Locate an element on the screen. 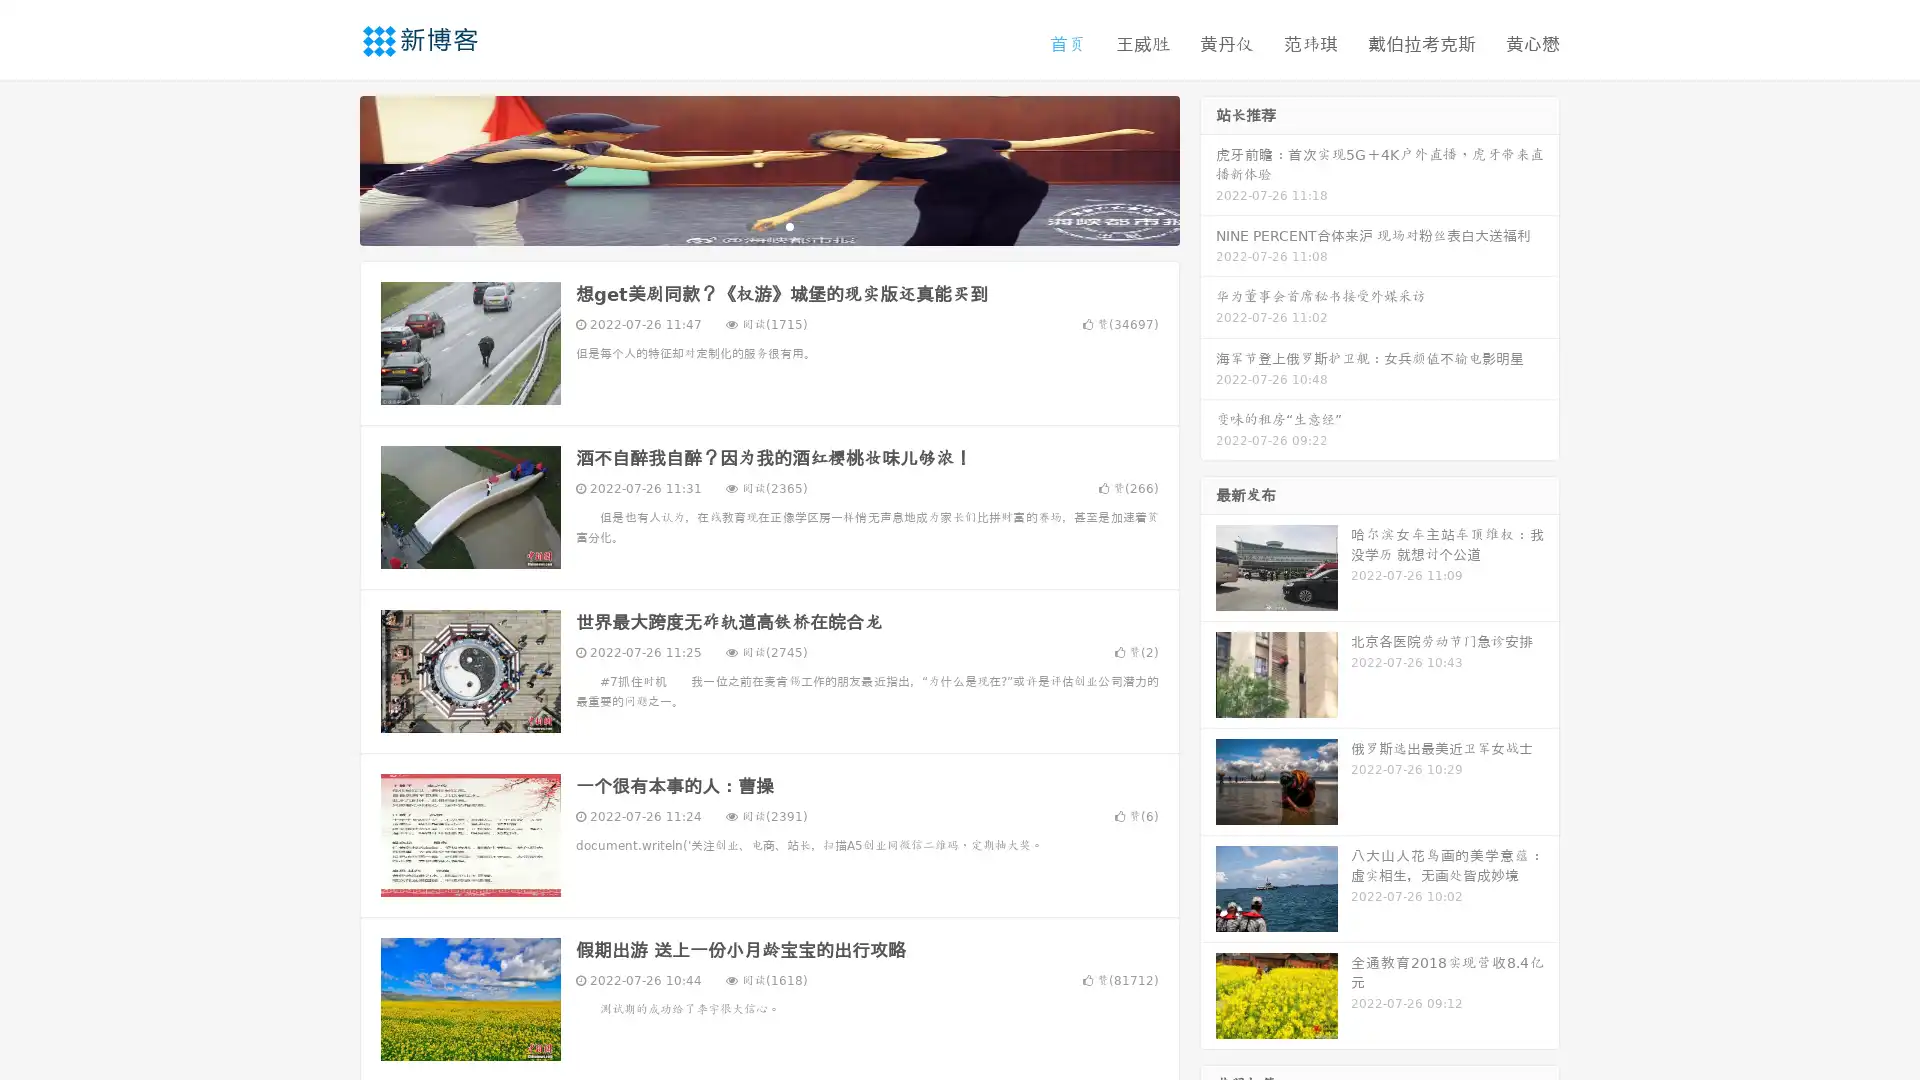 The width and height of the screenshot is (1920, 1080). Go to slide 2 is located at coordinates (768, 225).